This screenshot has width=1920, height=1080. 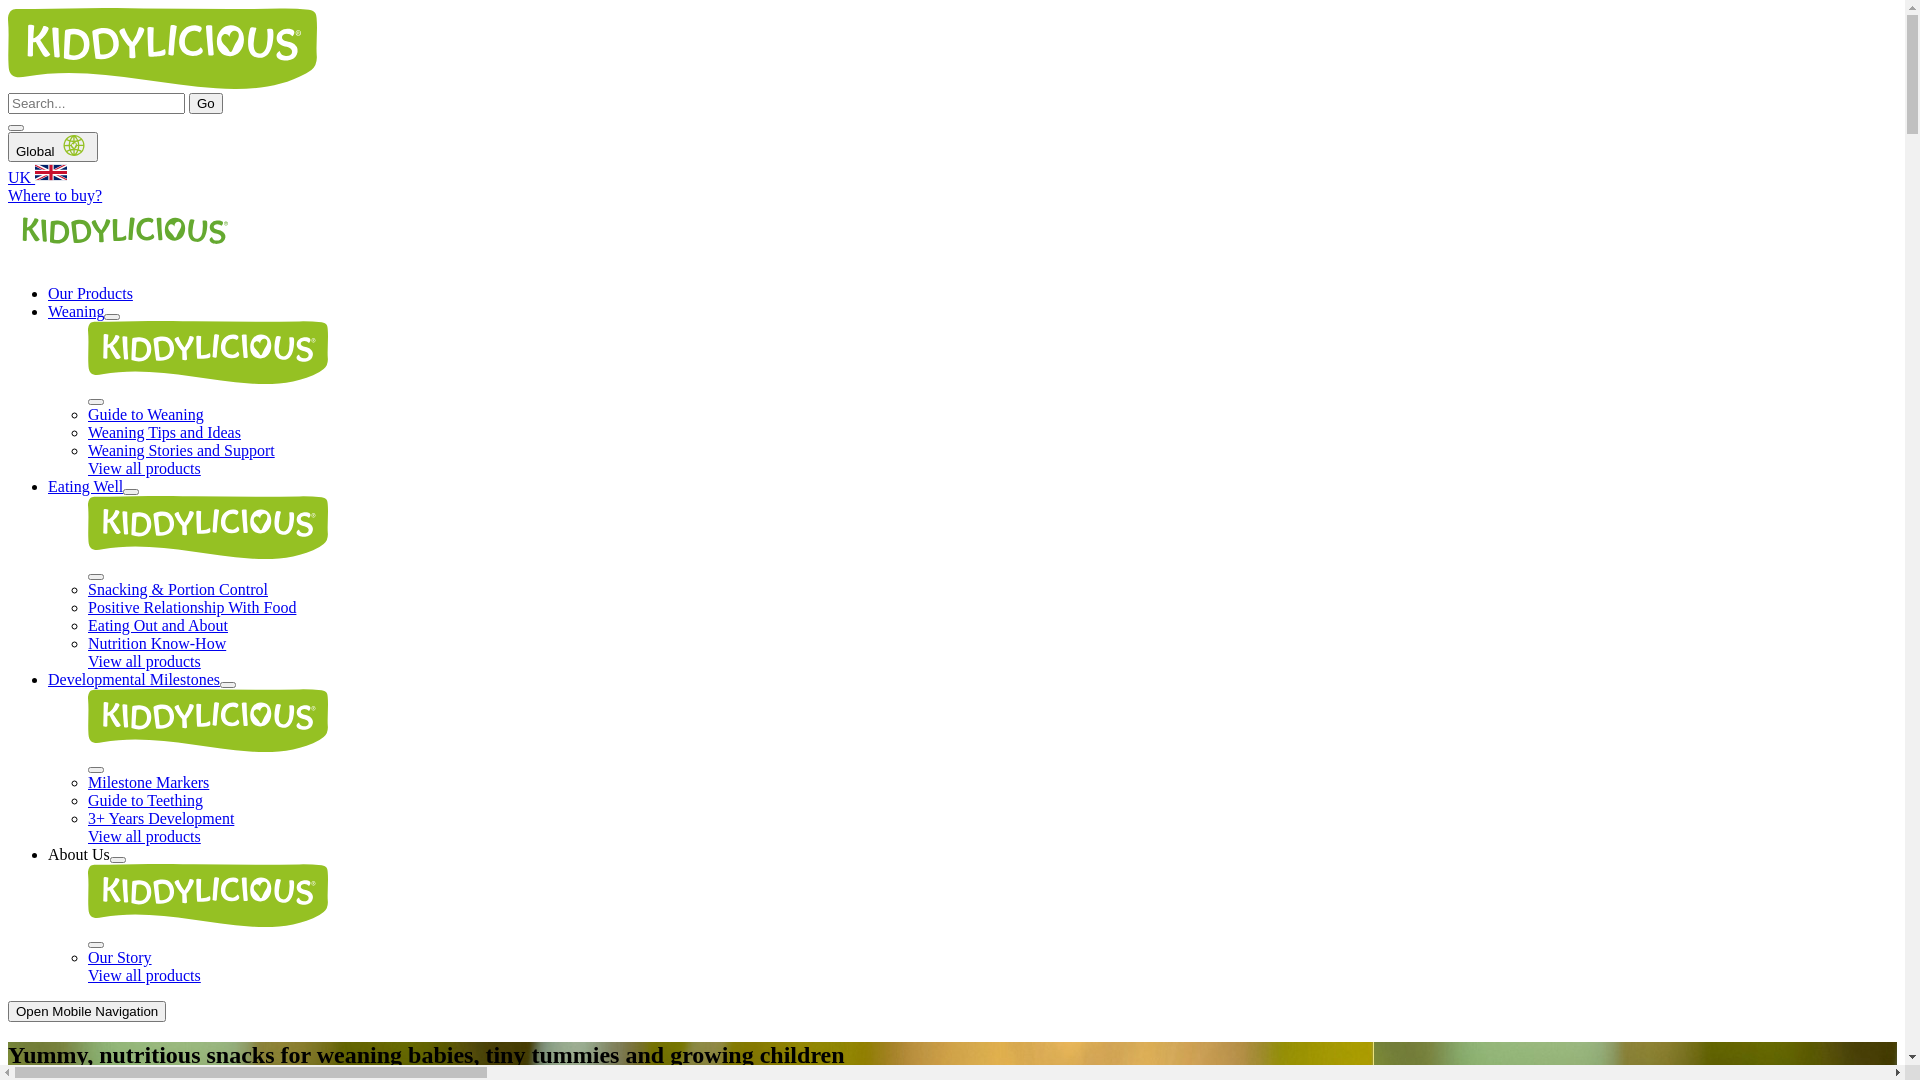 What do you see at coordinates (86, 799) in the screenshot?
I see `'Guide to Teething'` at bounding box center [86, 799].